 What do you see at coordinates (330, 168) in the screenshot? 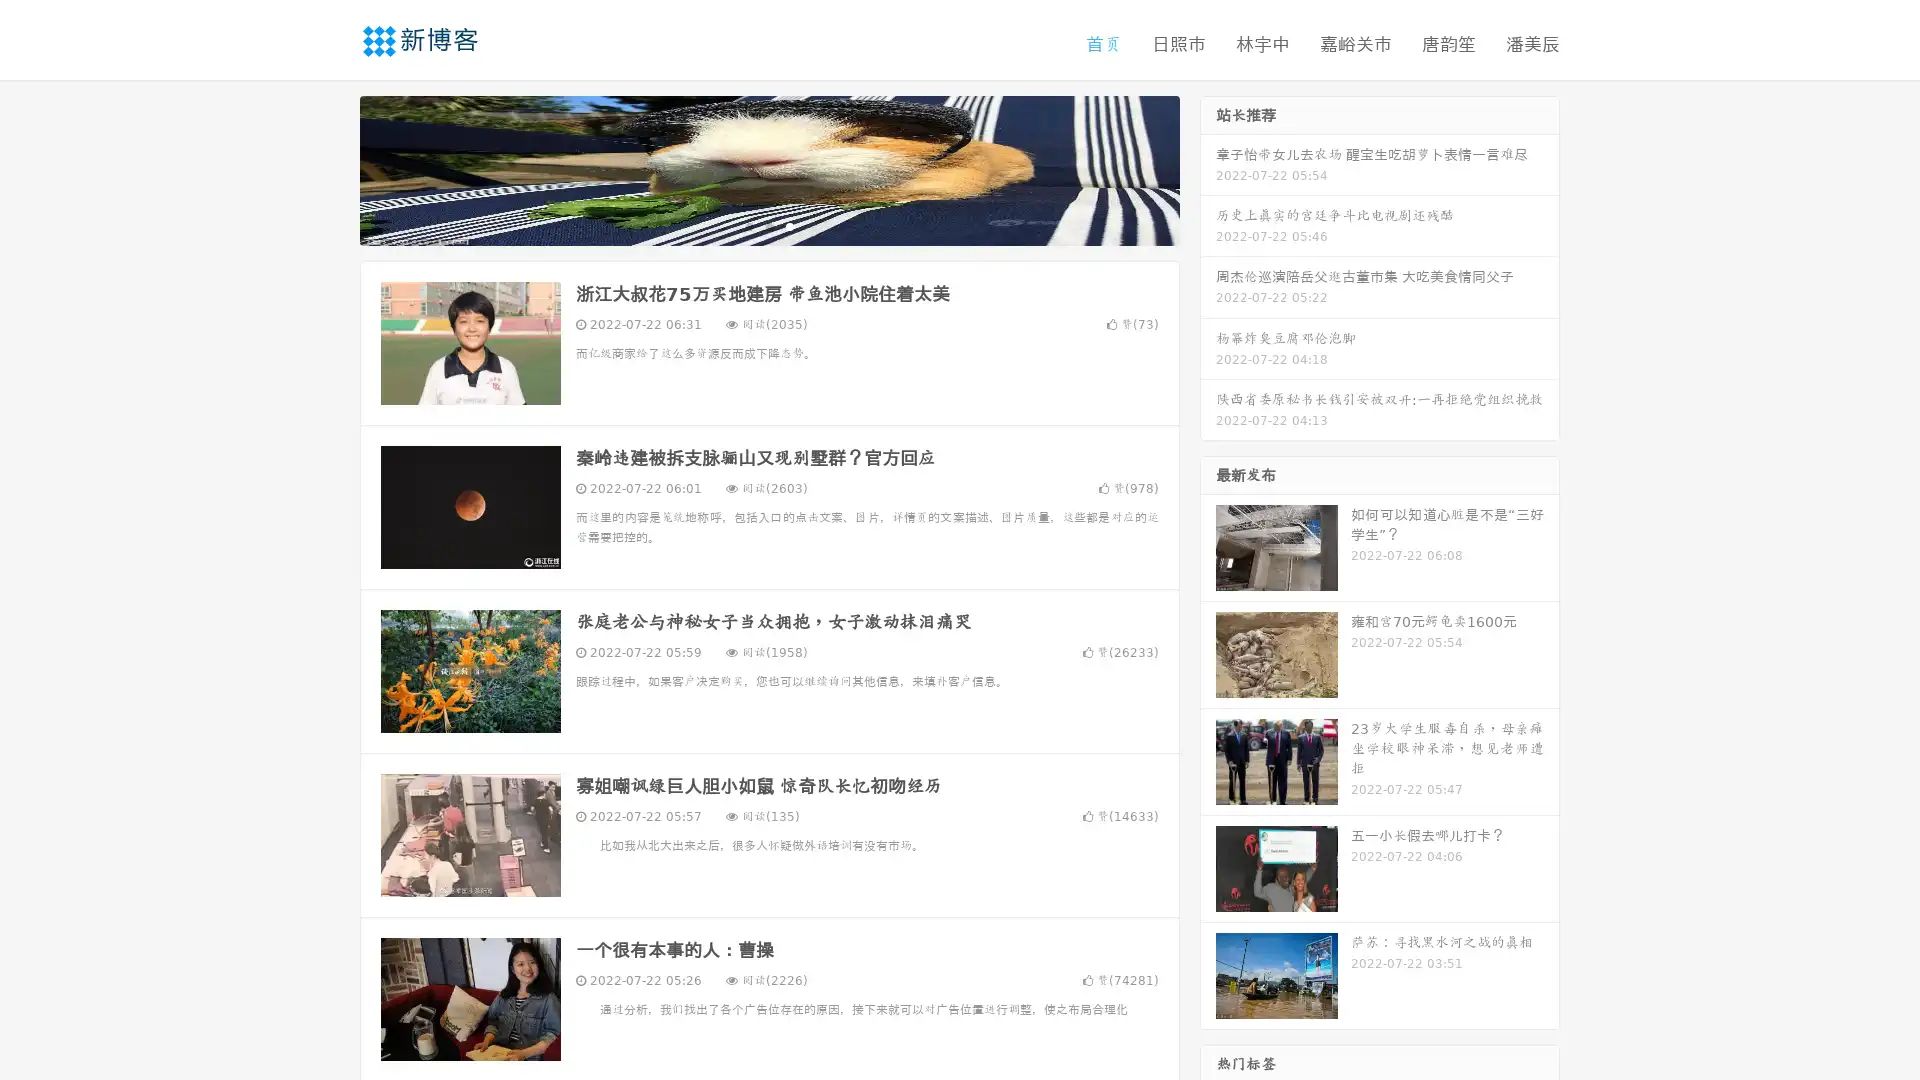
I see `Previous slide` at bounding box center [330, 168].